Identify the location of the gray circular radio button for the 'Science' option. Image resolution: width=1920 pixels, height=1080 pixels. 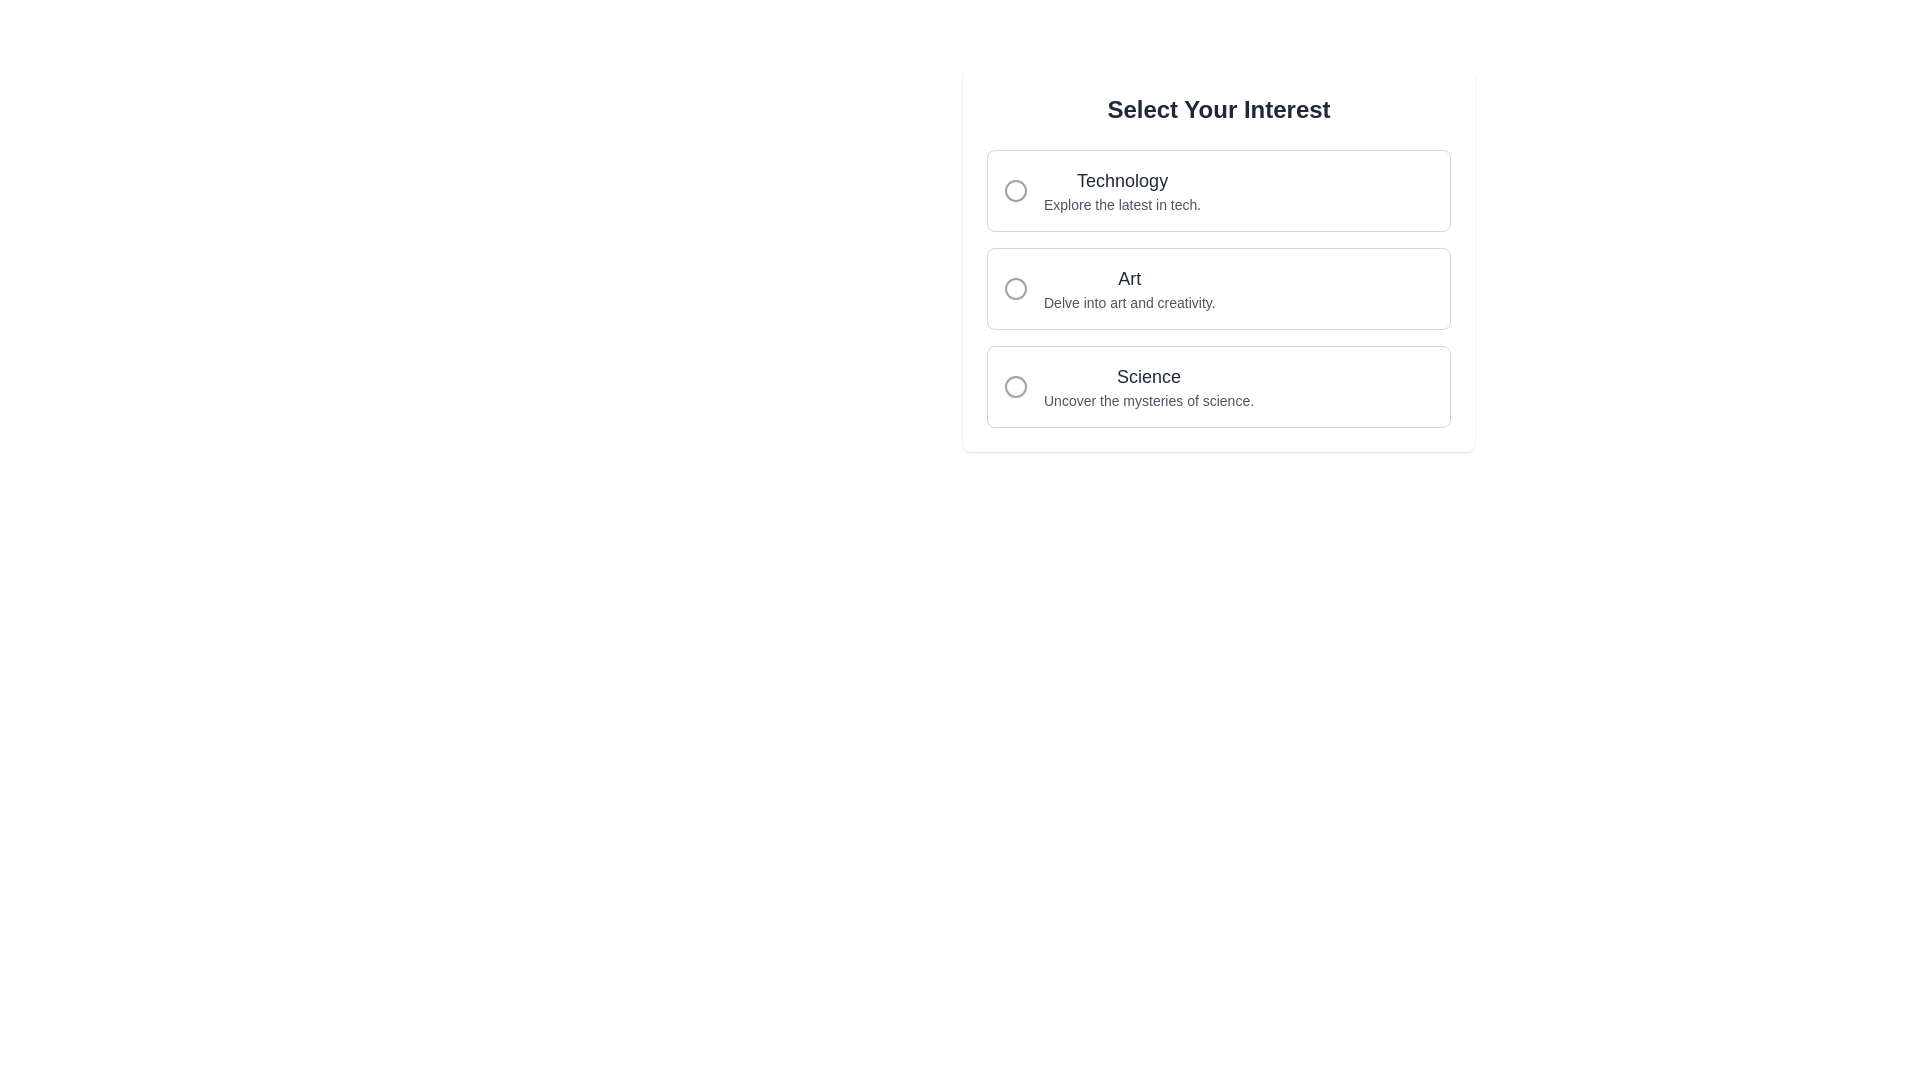
(1016, 386).